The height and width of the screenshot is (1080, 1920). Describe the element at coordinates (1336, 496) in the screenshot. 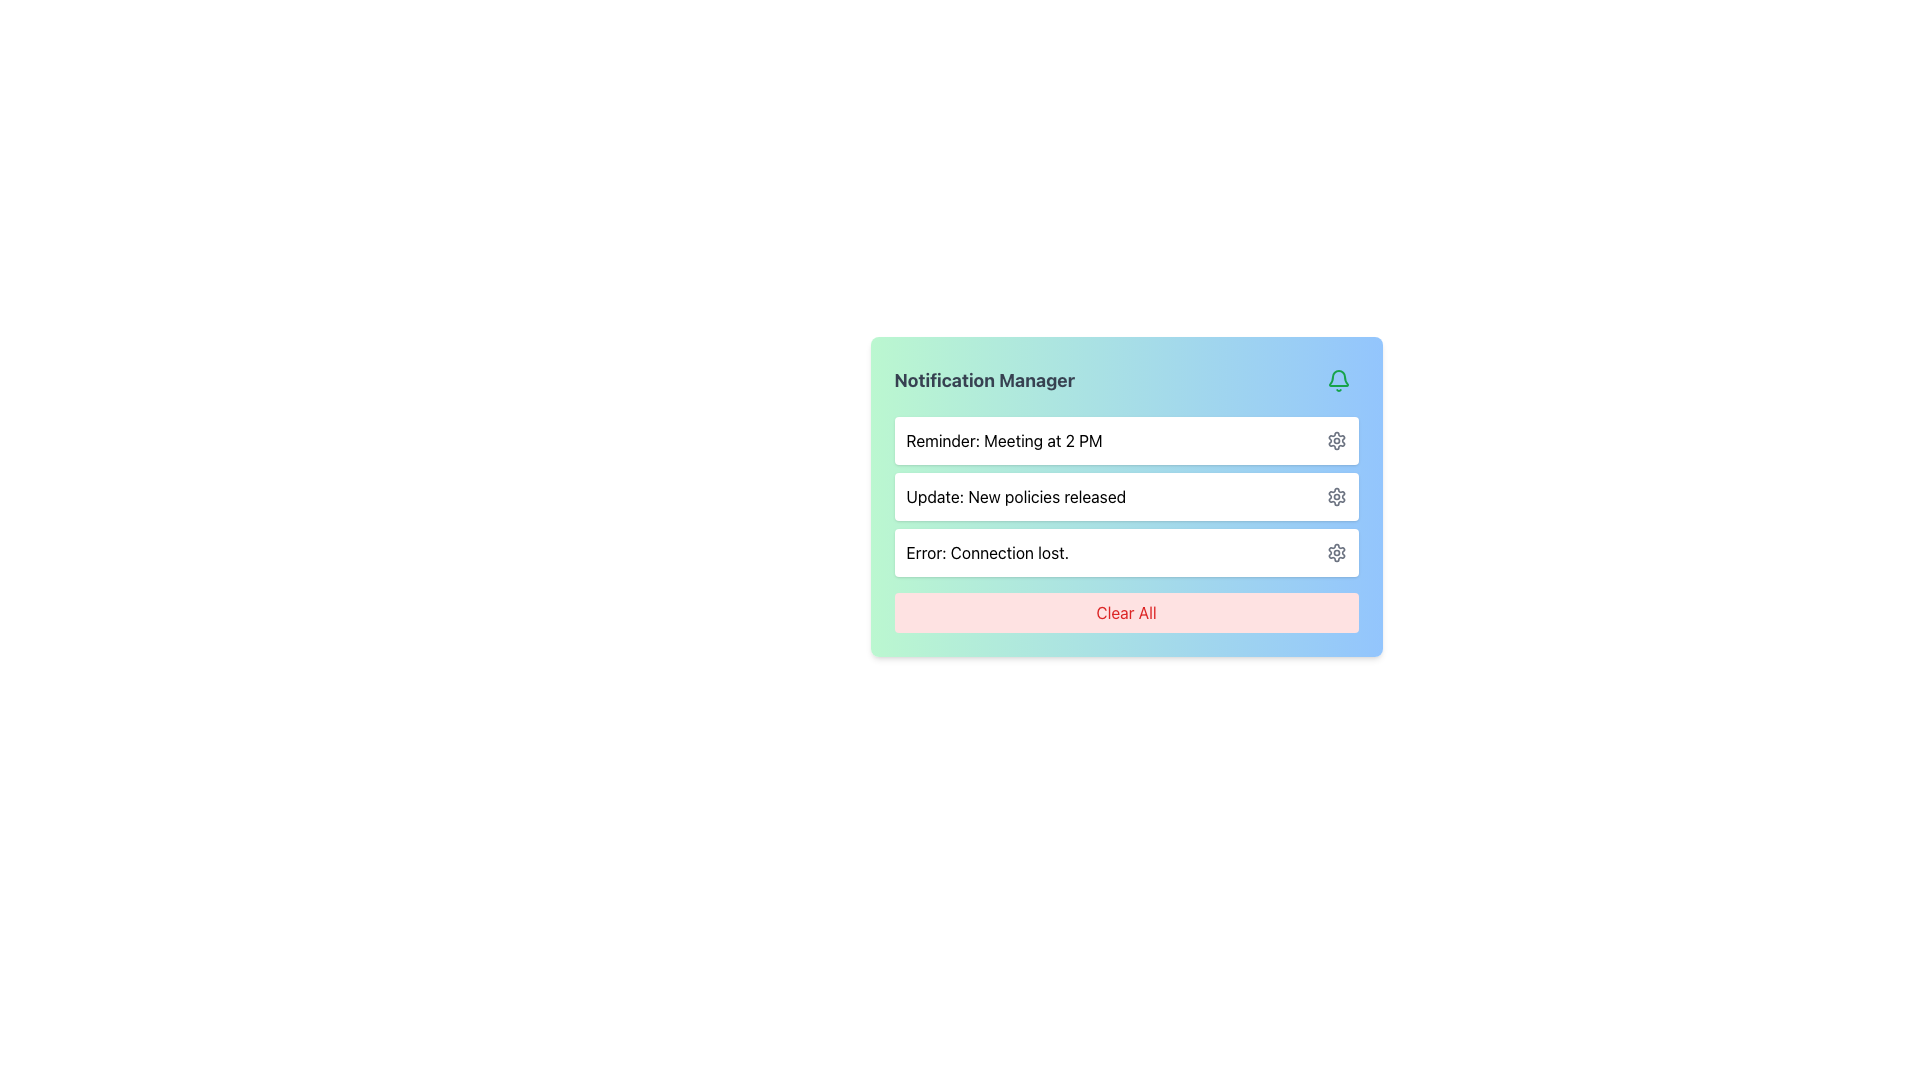

I see `the settings button located on the far-right side of the notification row labeled 'Update: New policies released' to interact with the associated settings or actions` at that location.